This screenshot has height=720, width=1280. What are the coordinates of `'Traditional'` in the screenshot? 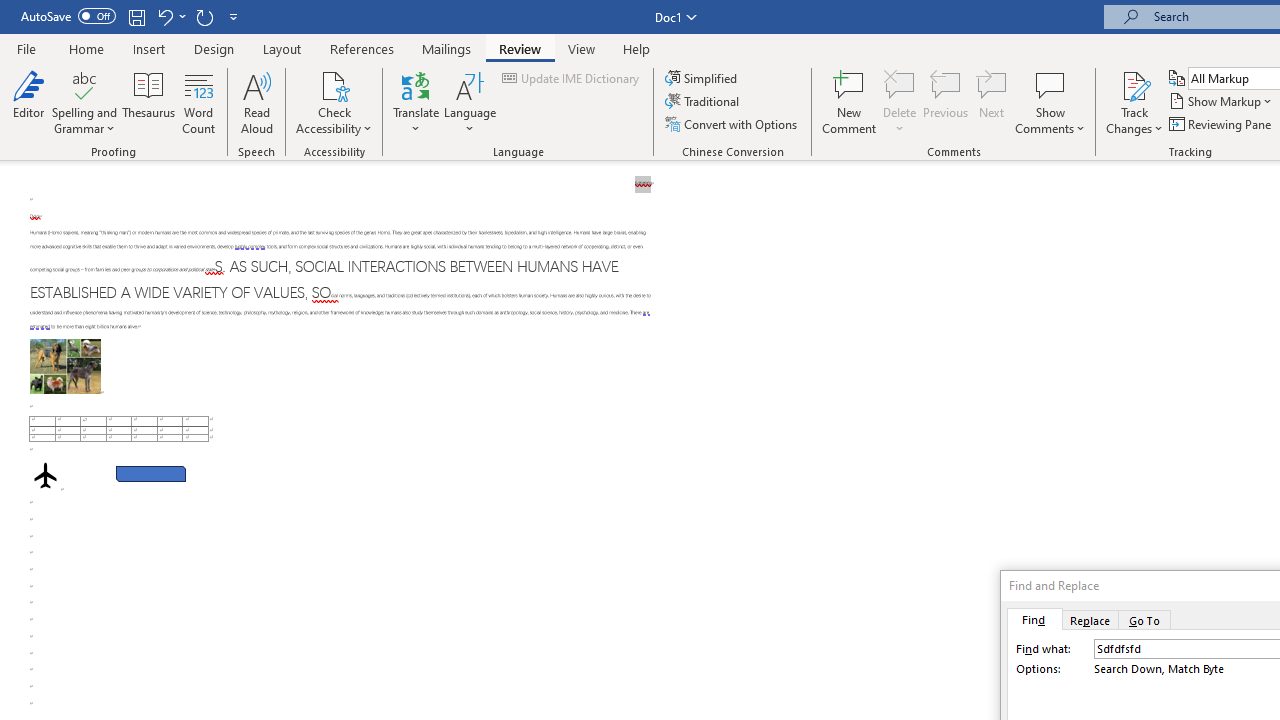 It's located at (704, 101).